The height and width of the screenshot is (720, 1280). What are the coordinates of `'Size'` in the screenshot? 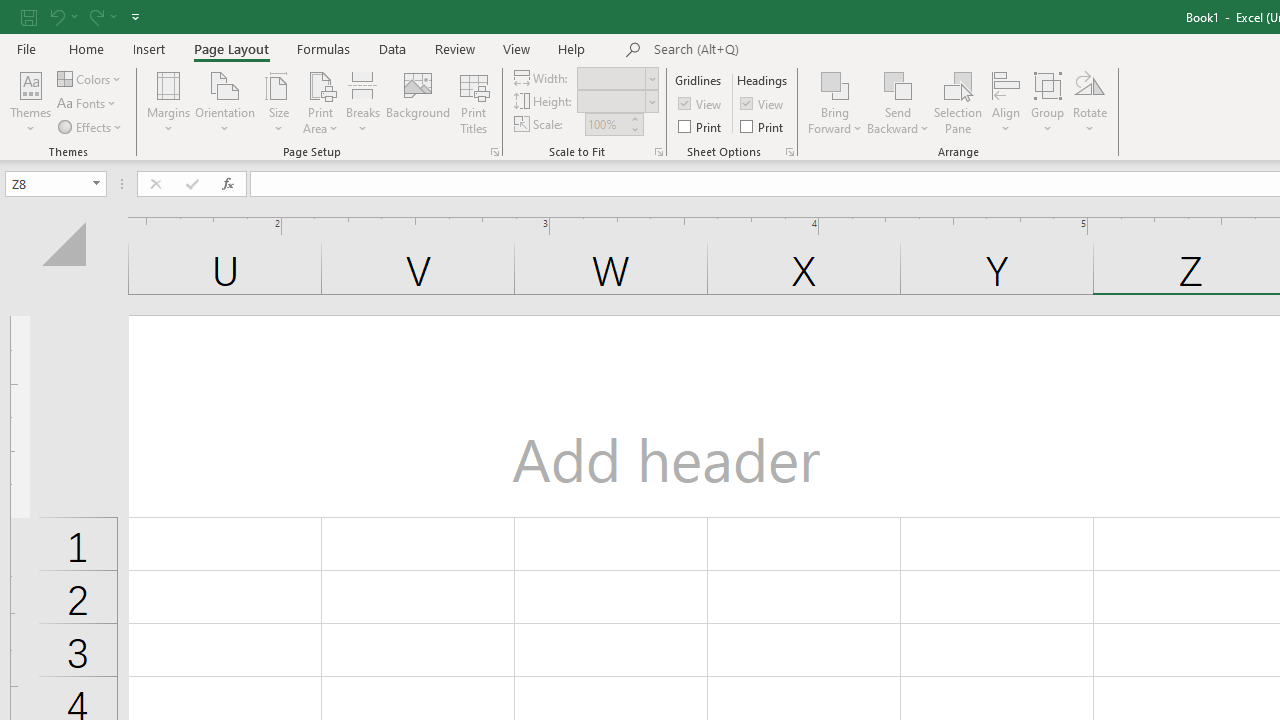 It's located at (278, 103).